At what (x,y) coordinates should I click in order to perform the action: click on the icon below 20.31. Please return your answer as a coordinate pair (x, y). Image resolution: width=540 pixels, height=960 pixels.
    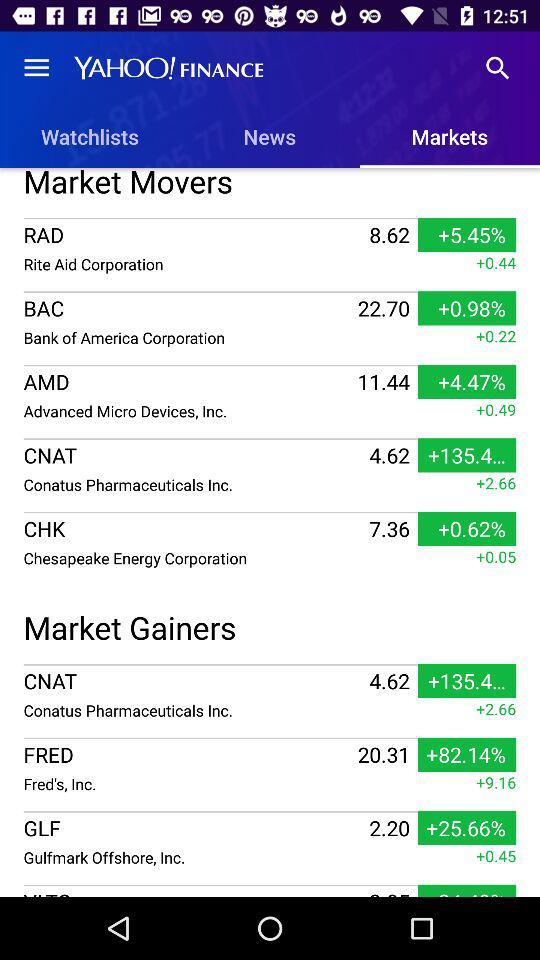
    Looking at the image, I should click on (188, 783).